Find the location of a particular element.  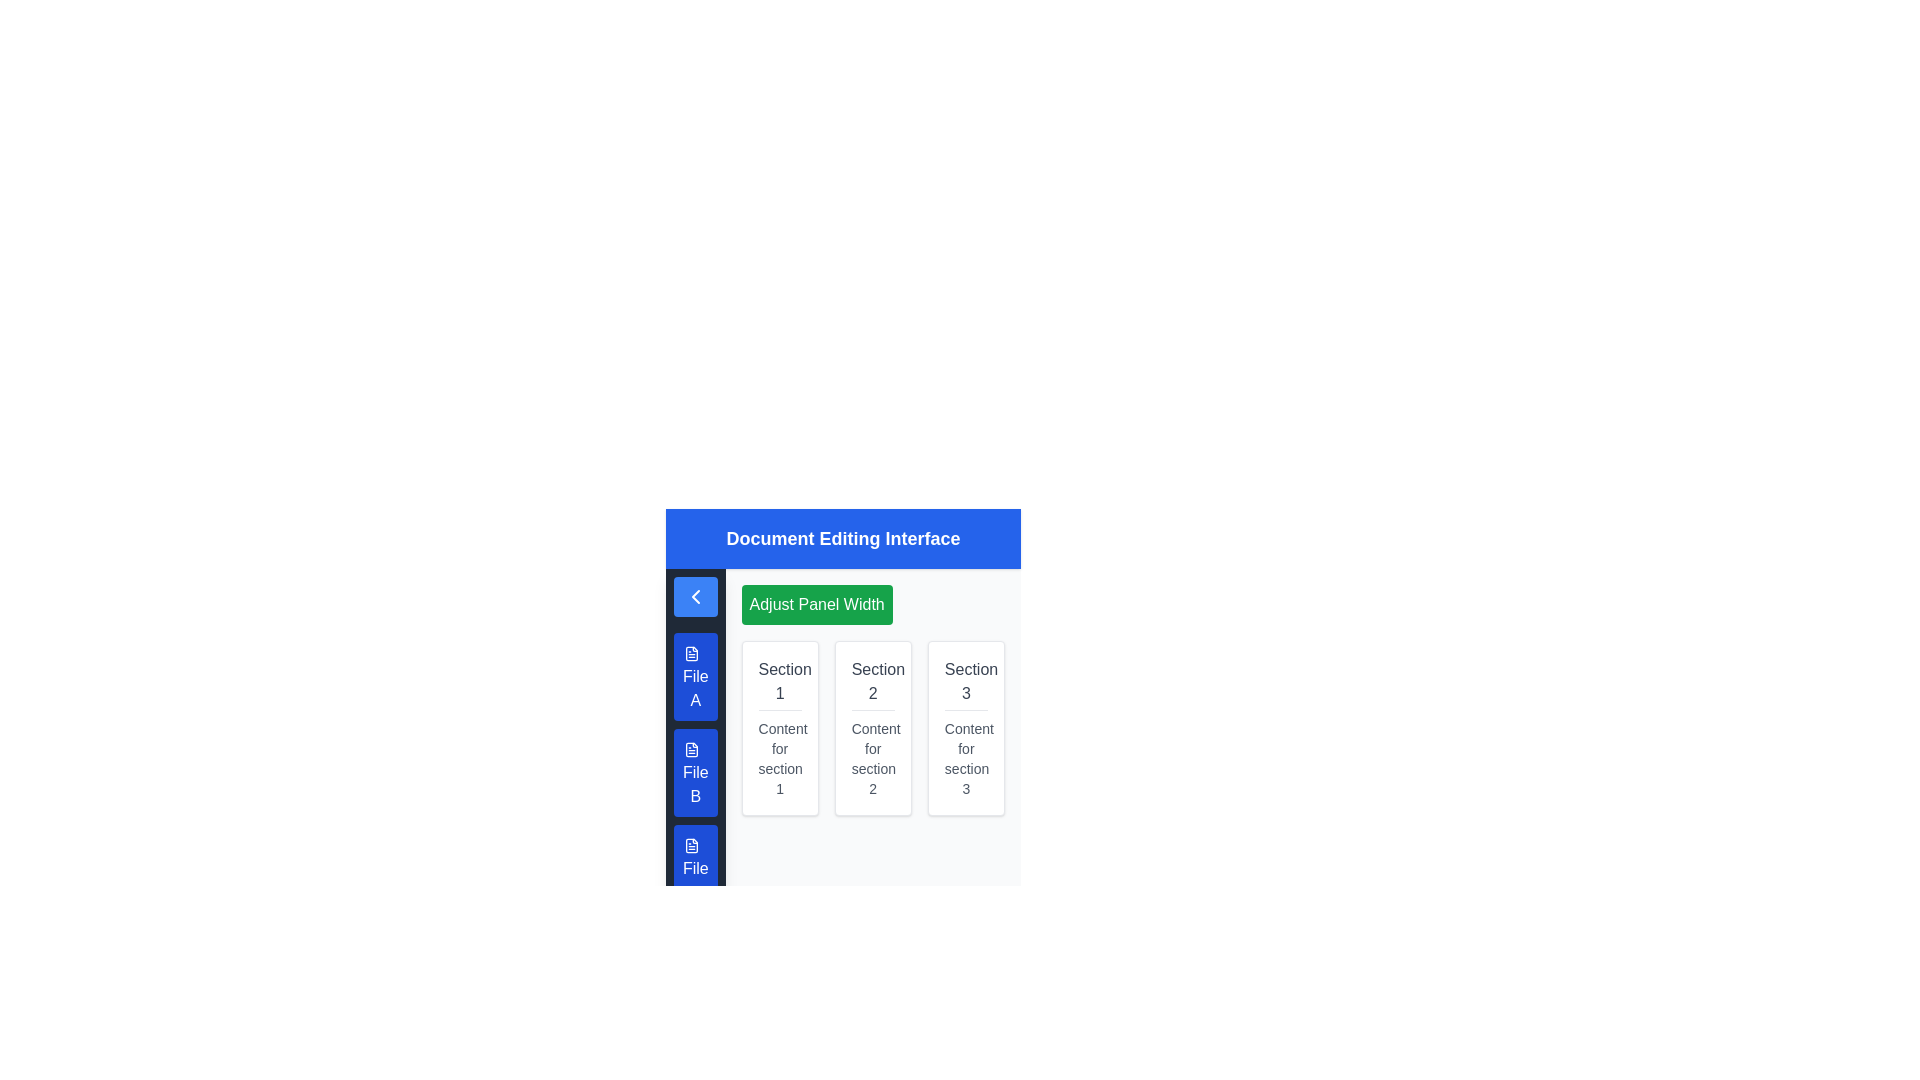

the Text label at the top of the first card, which serves as a title or header for the card, located centrally below the green button labeled 'Adjust Panel Width' is located at coordinates (779, 683).